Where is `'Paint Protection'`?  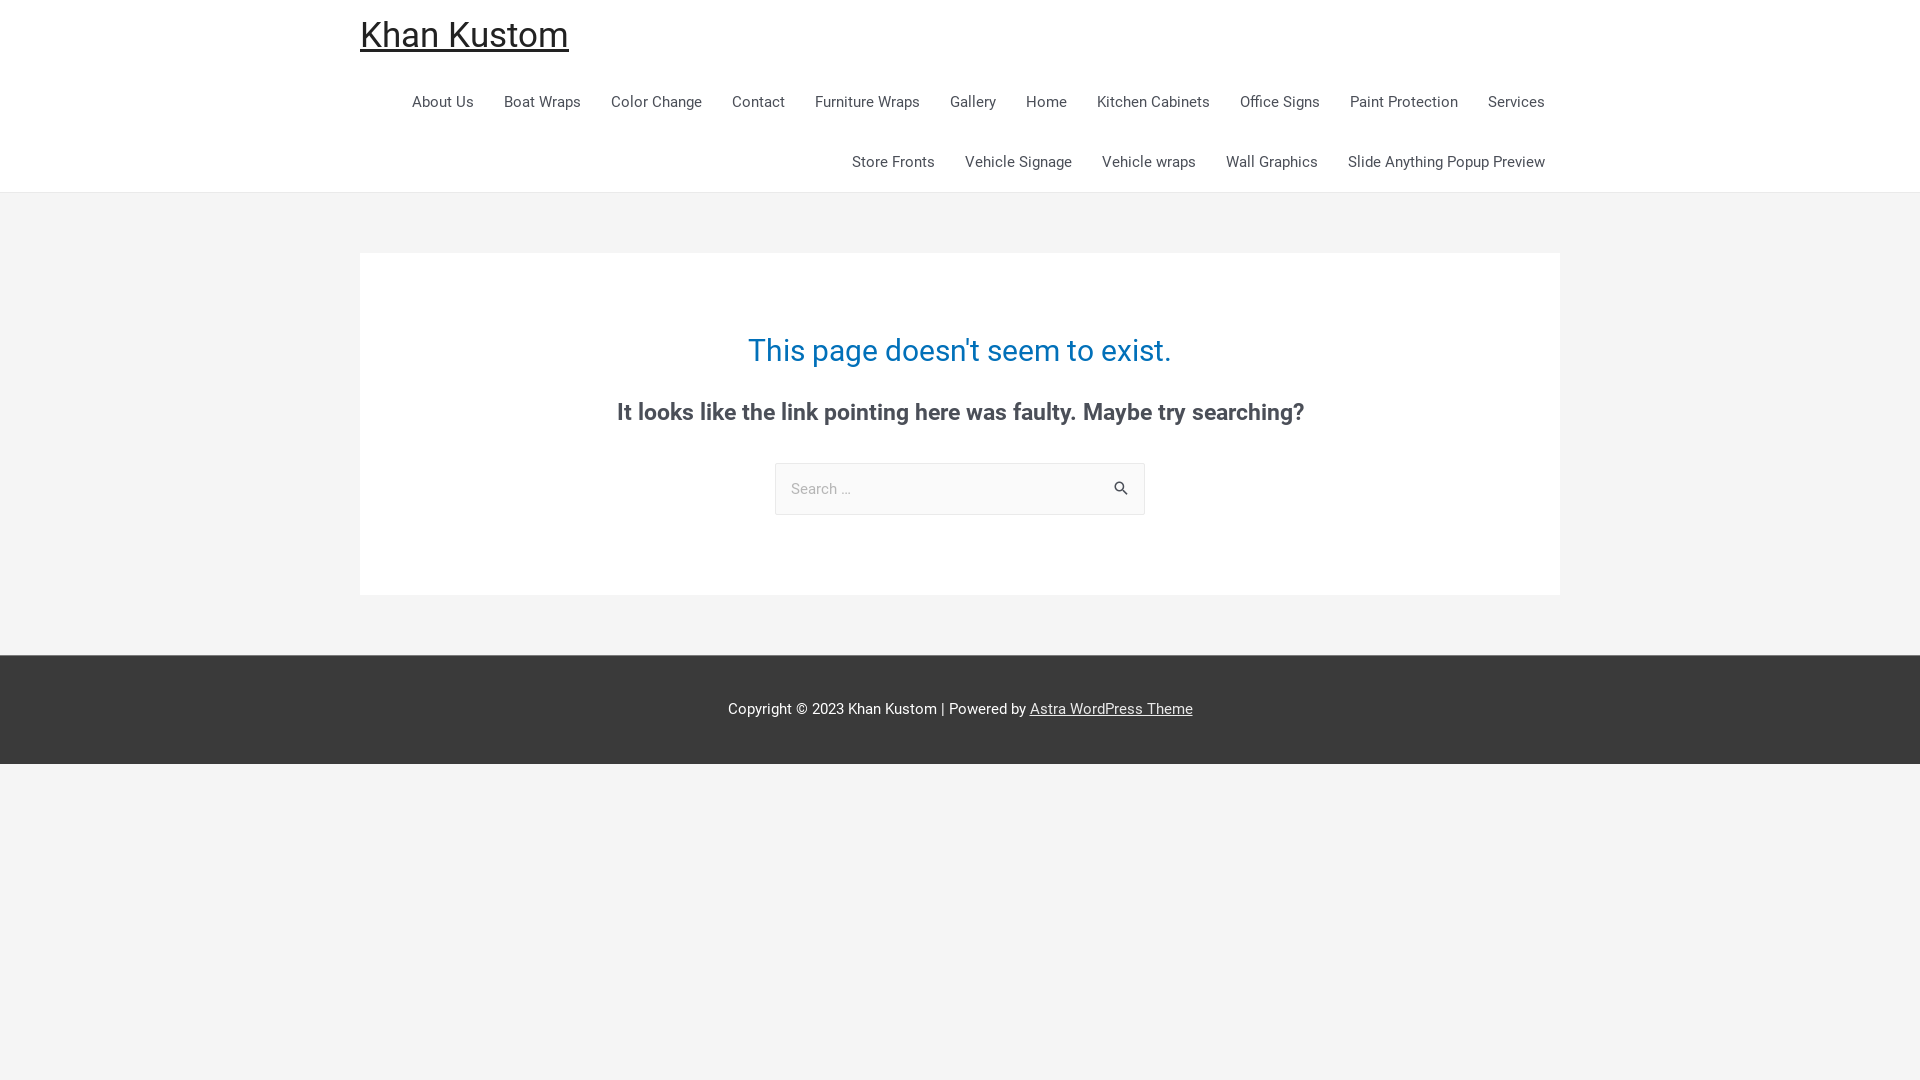
'Paint Protection' is located at coordinates (1334, 101).